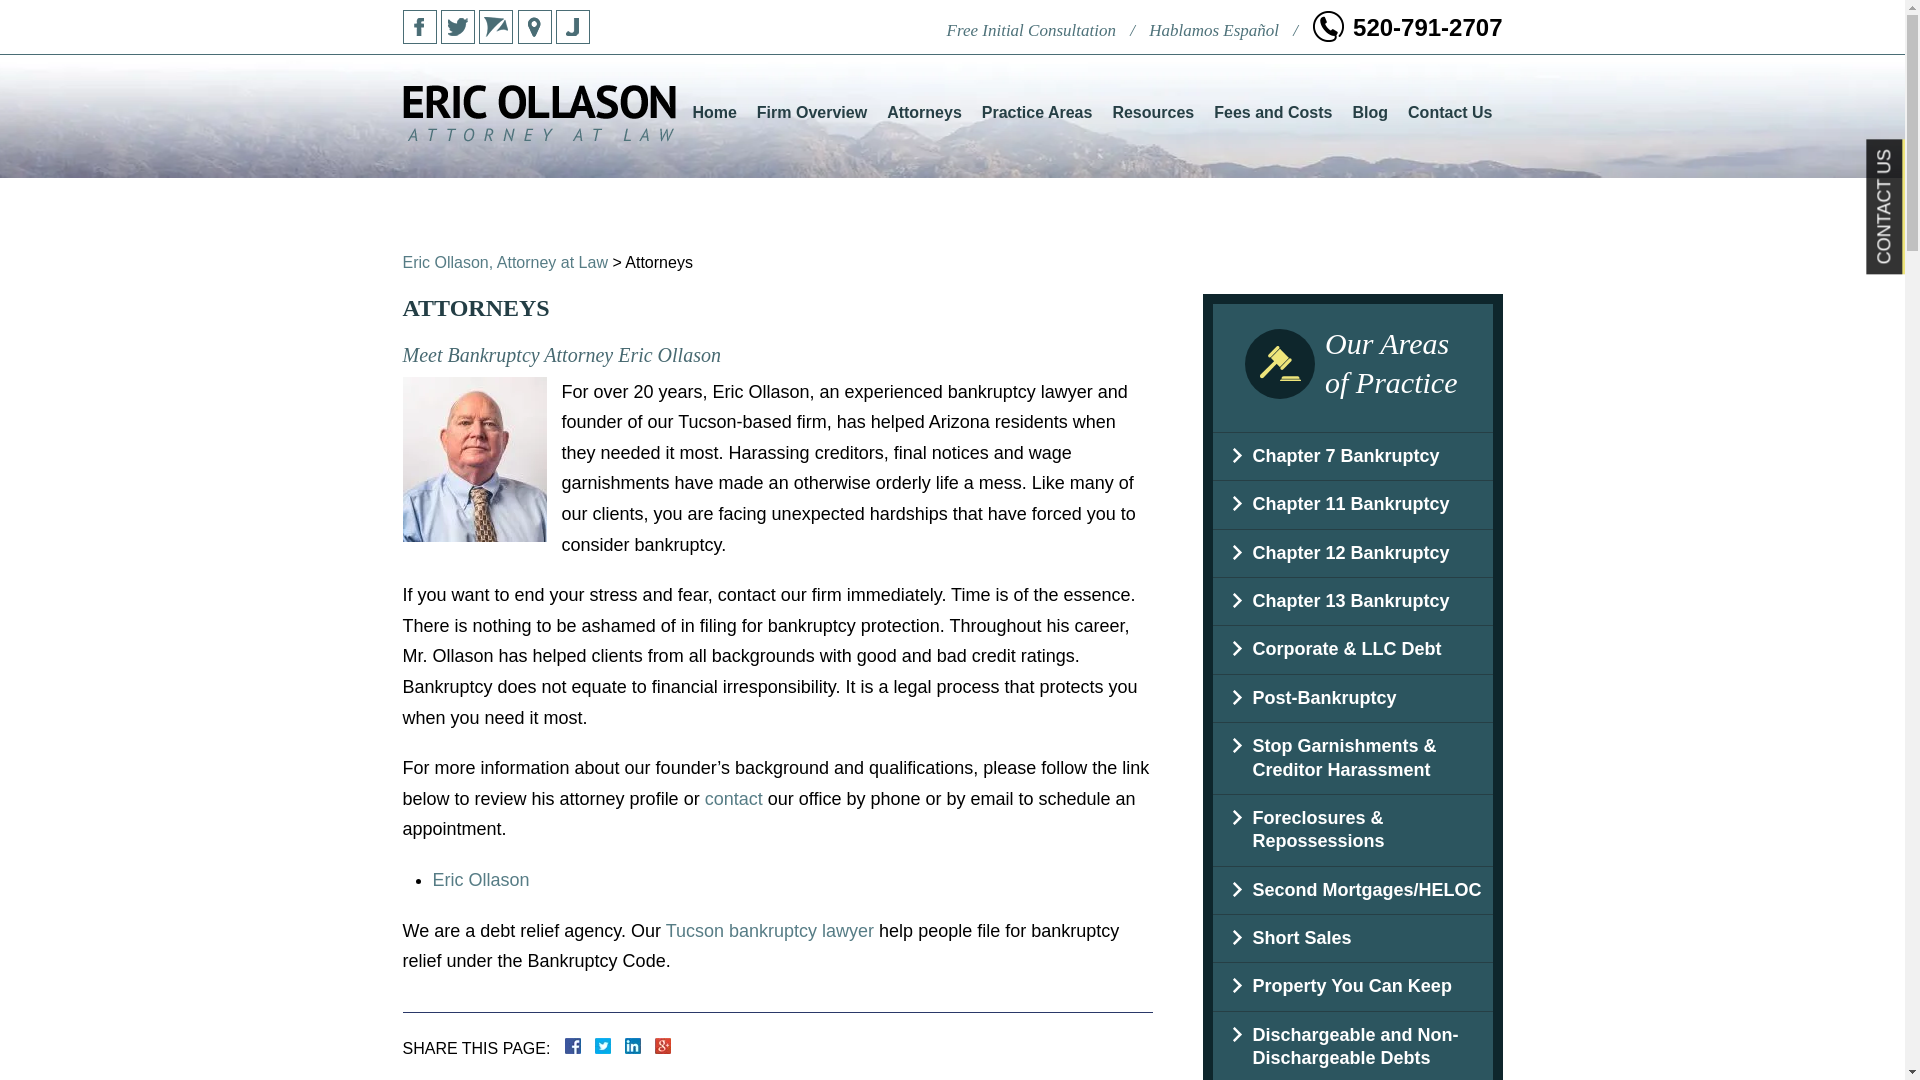 The width and height of the screenshot is (1920, 1080). Describe the element at coordinates (1449, 112) in the screenshot. I see `'Contact Us'` at that location.